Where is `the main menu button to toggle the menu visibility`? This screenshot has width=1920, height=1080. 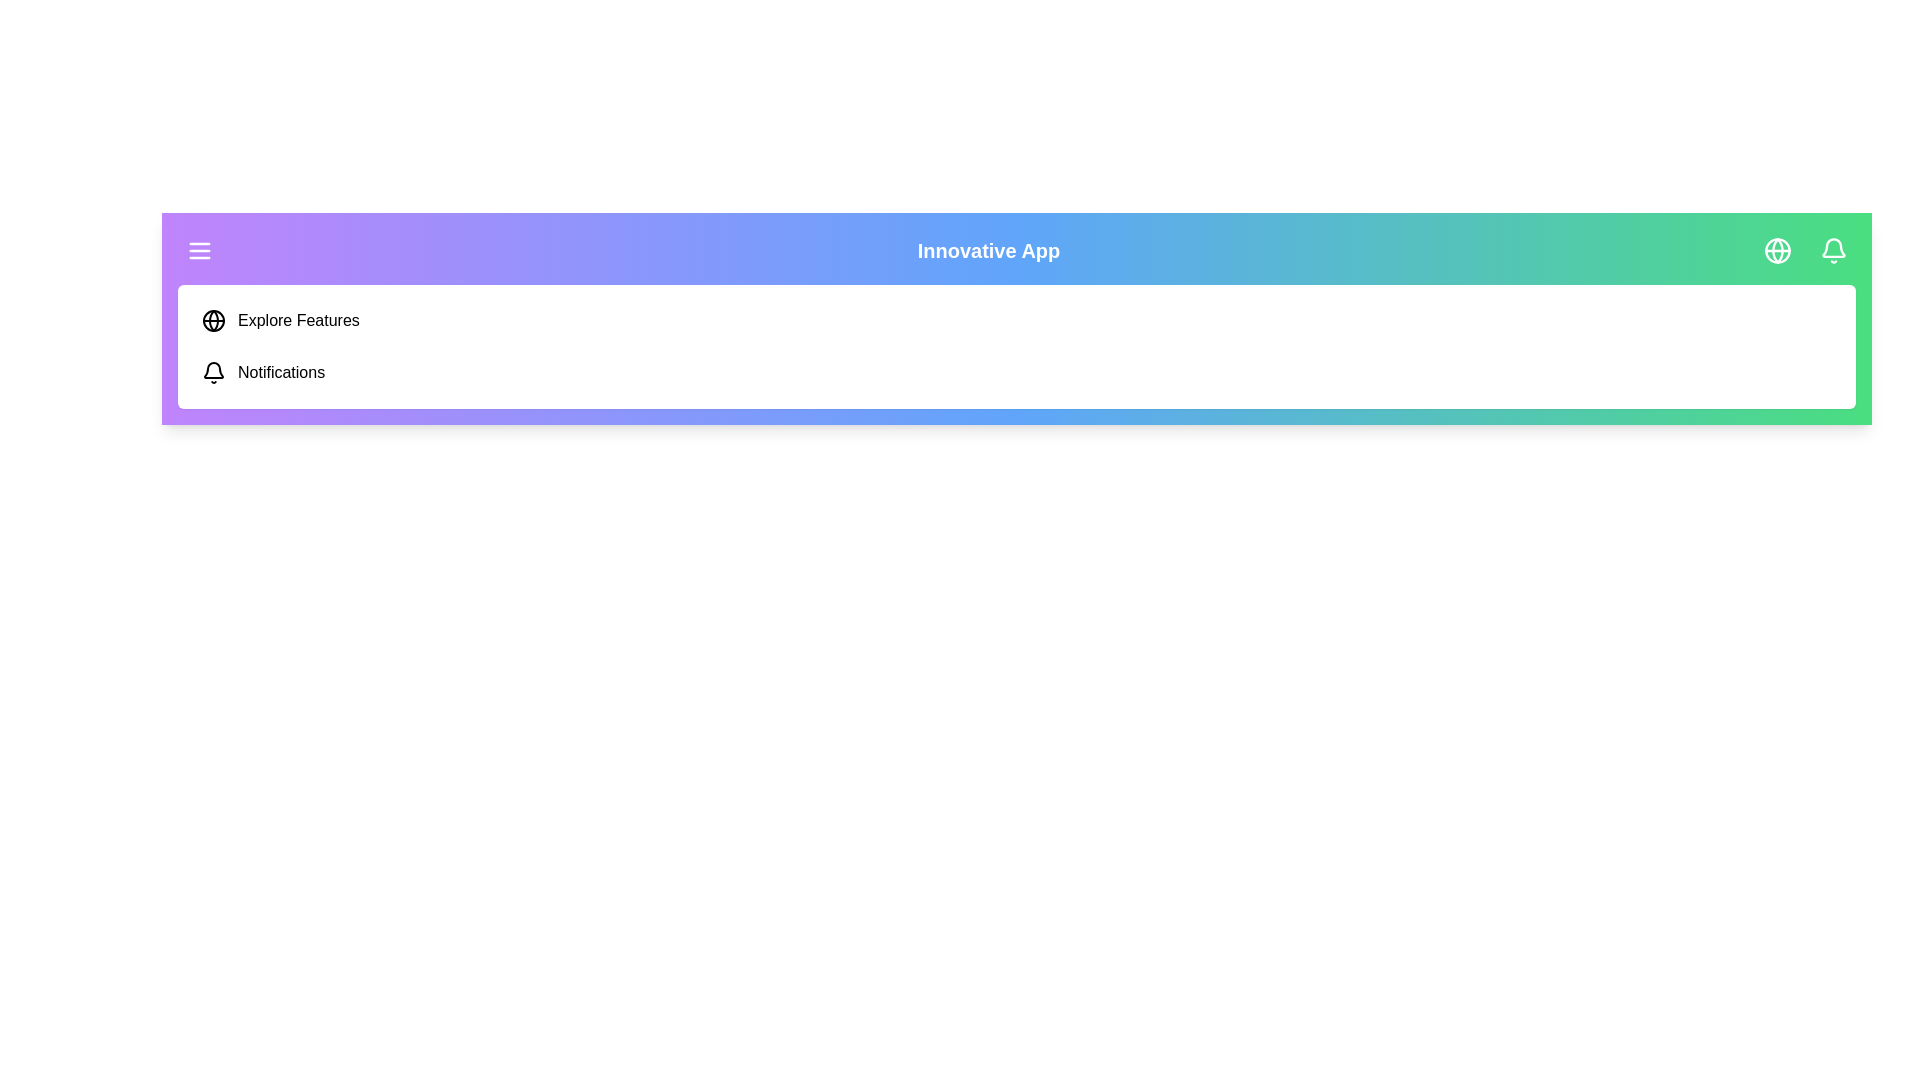 the main menu button to toggle the menu visibility is located at coordinates (200, 249).